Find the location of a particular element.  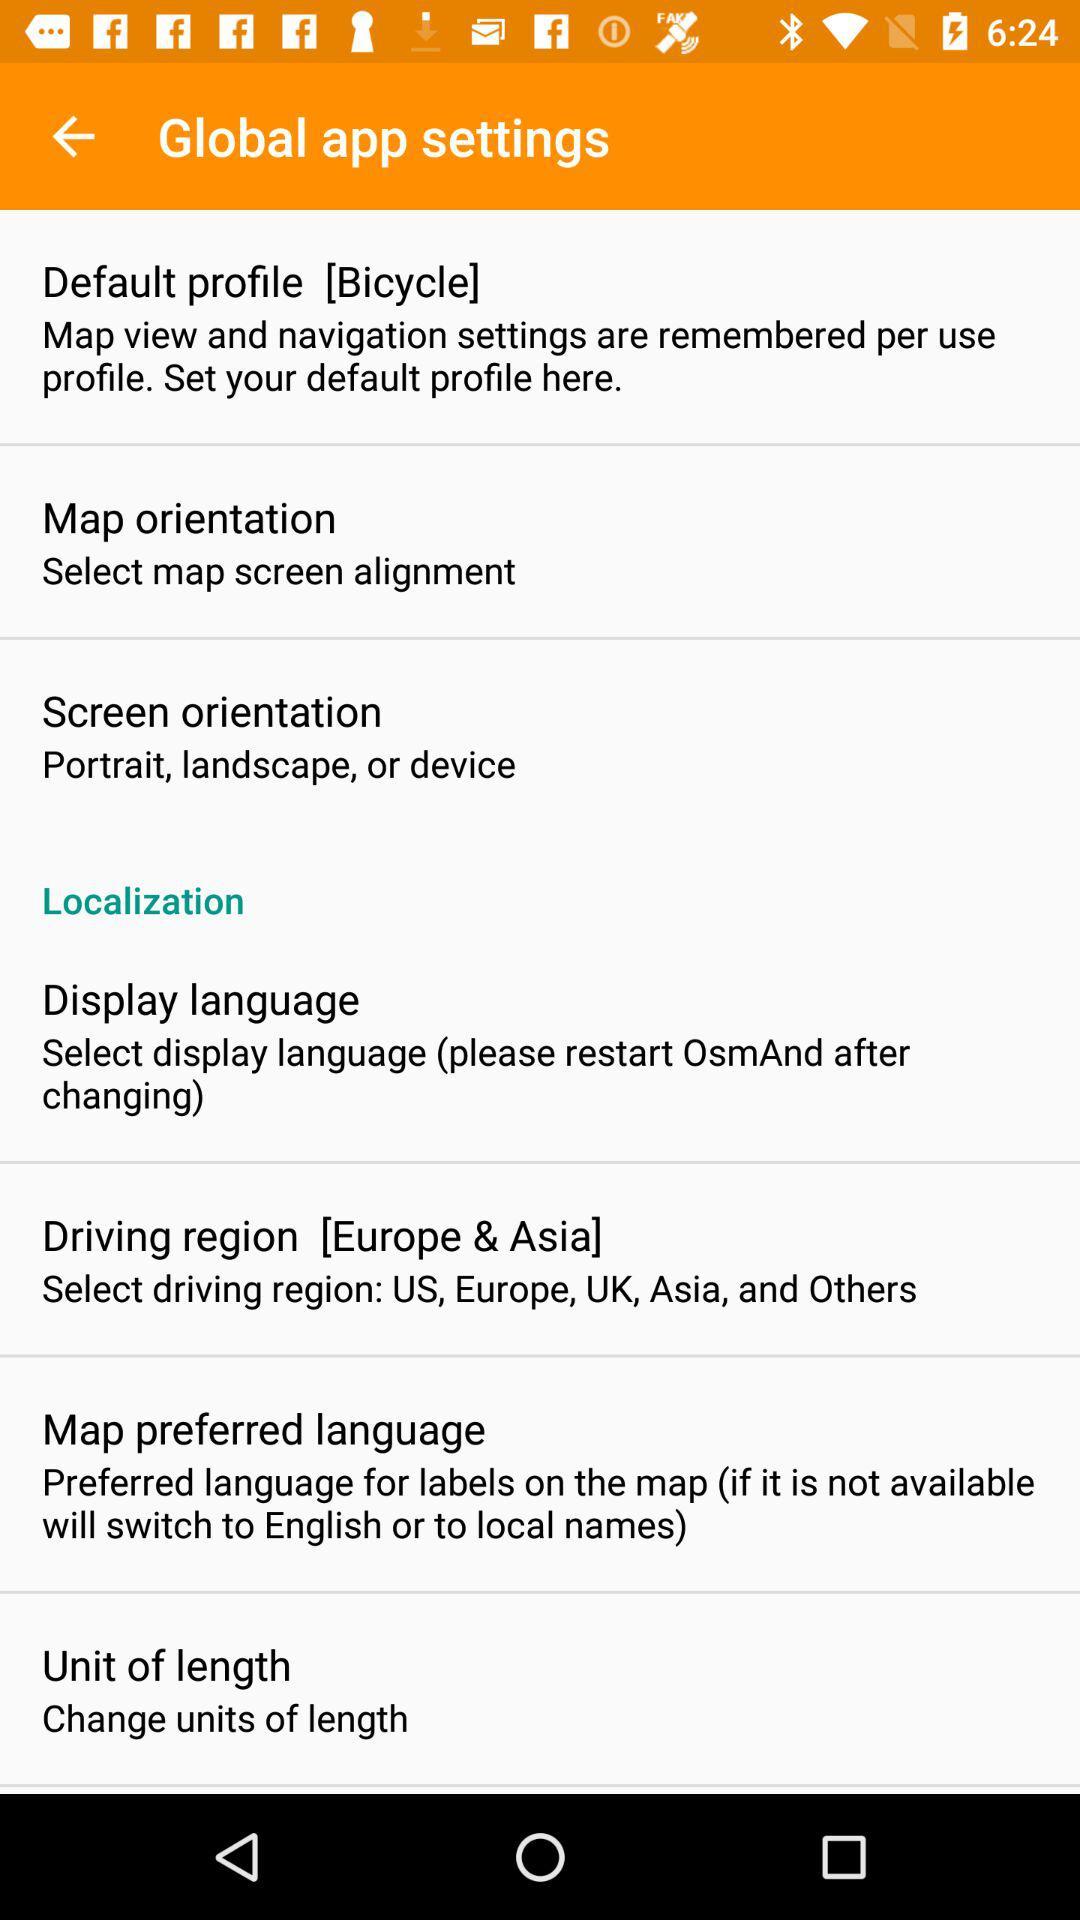

the item above the display language icon is located at coordinates (540, 878).